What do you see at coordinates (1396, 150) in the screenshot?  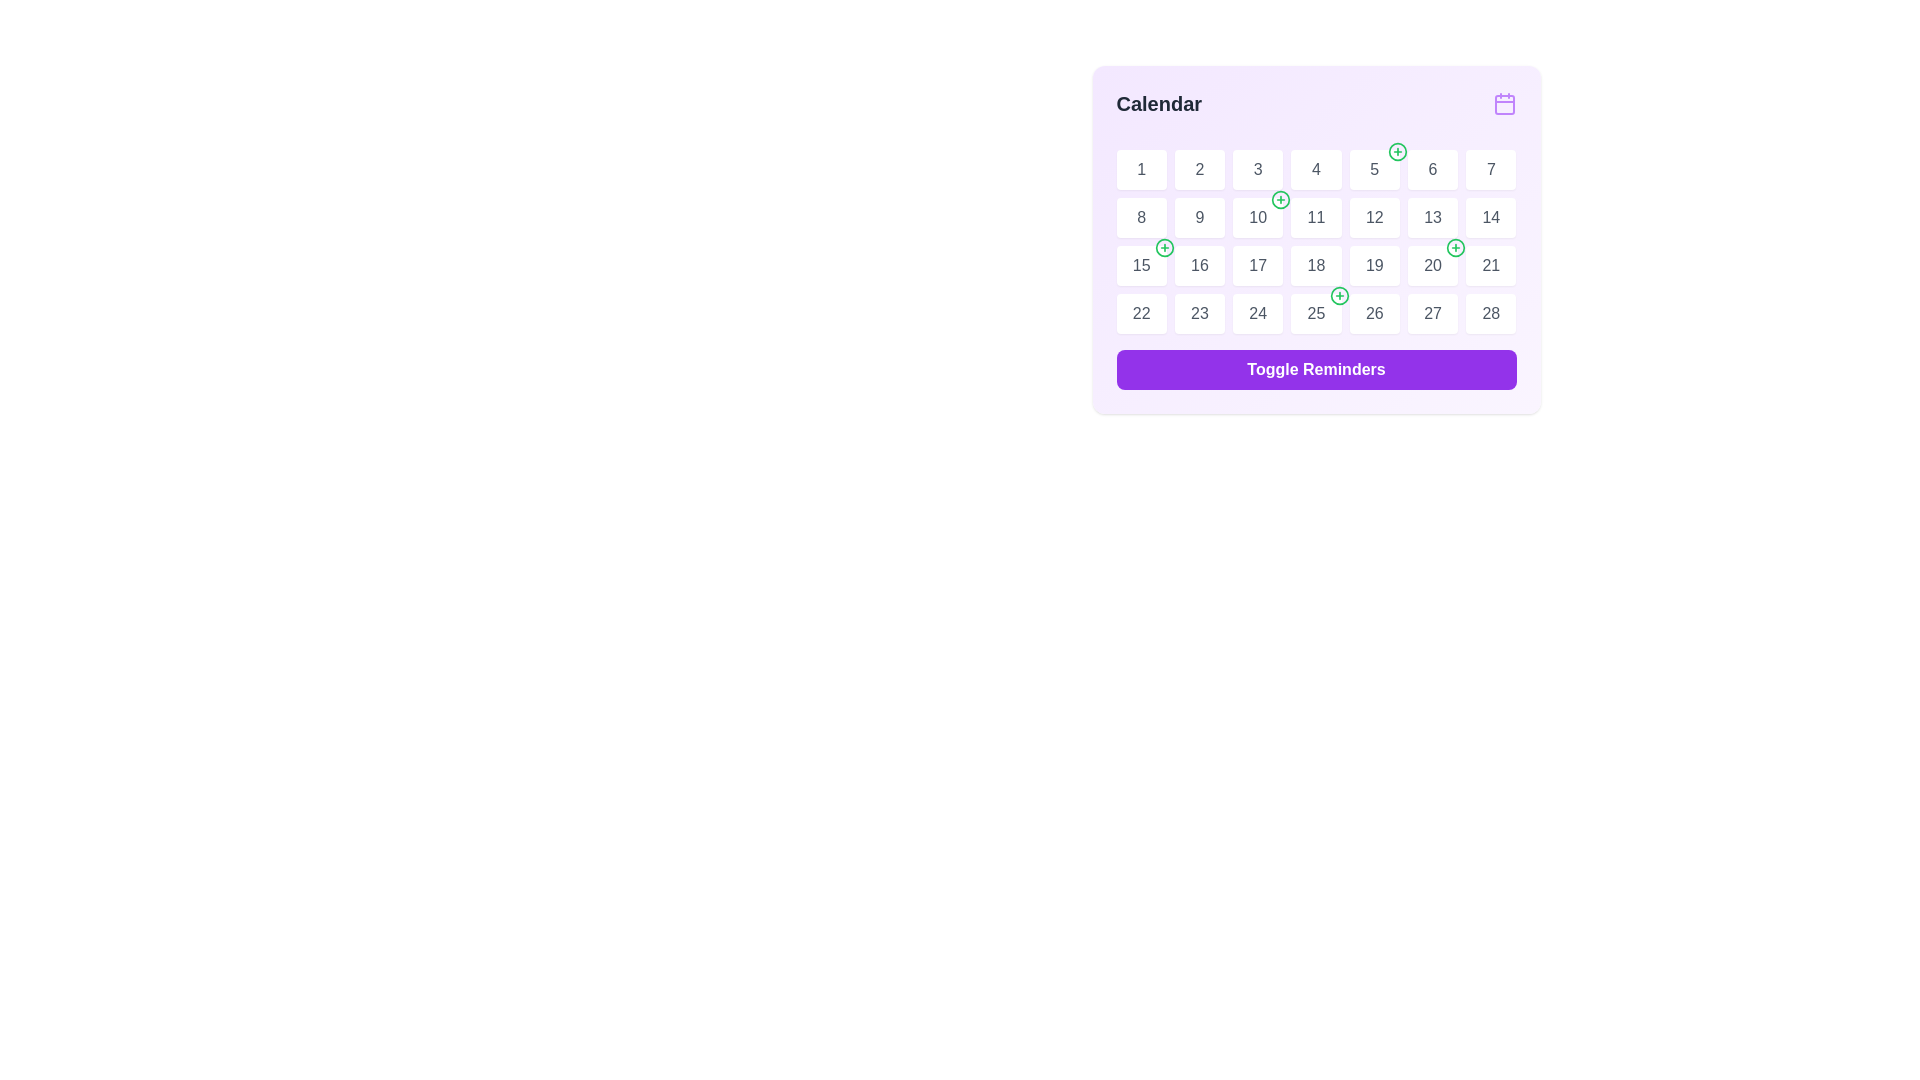 I see `the calendar button/icon associated with date 5` at bounding box center [1396, 150].